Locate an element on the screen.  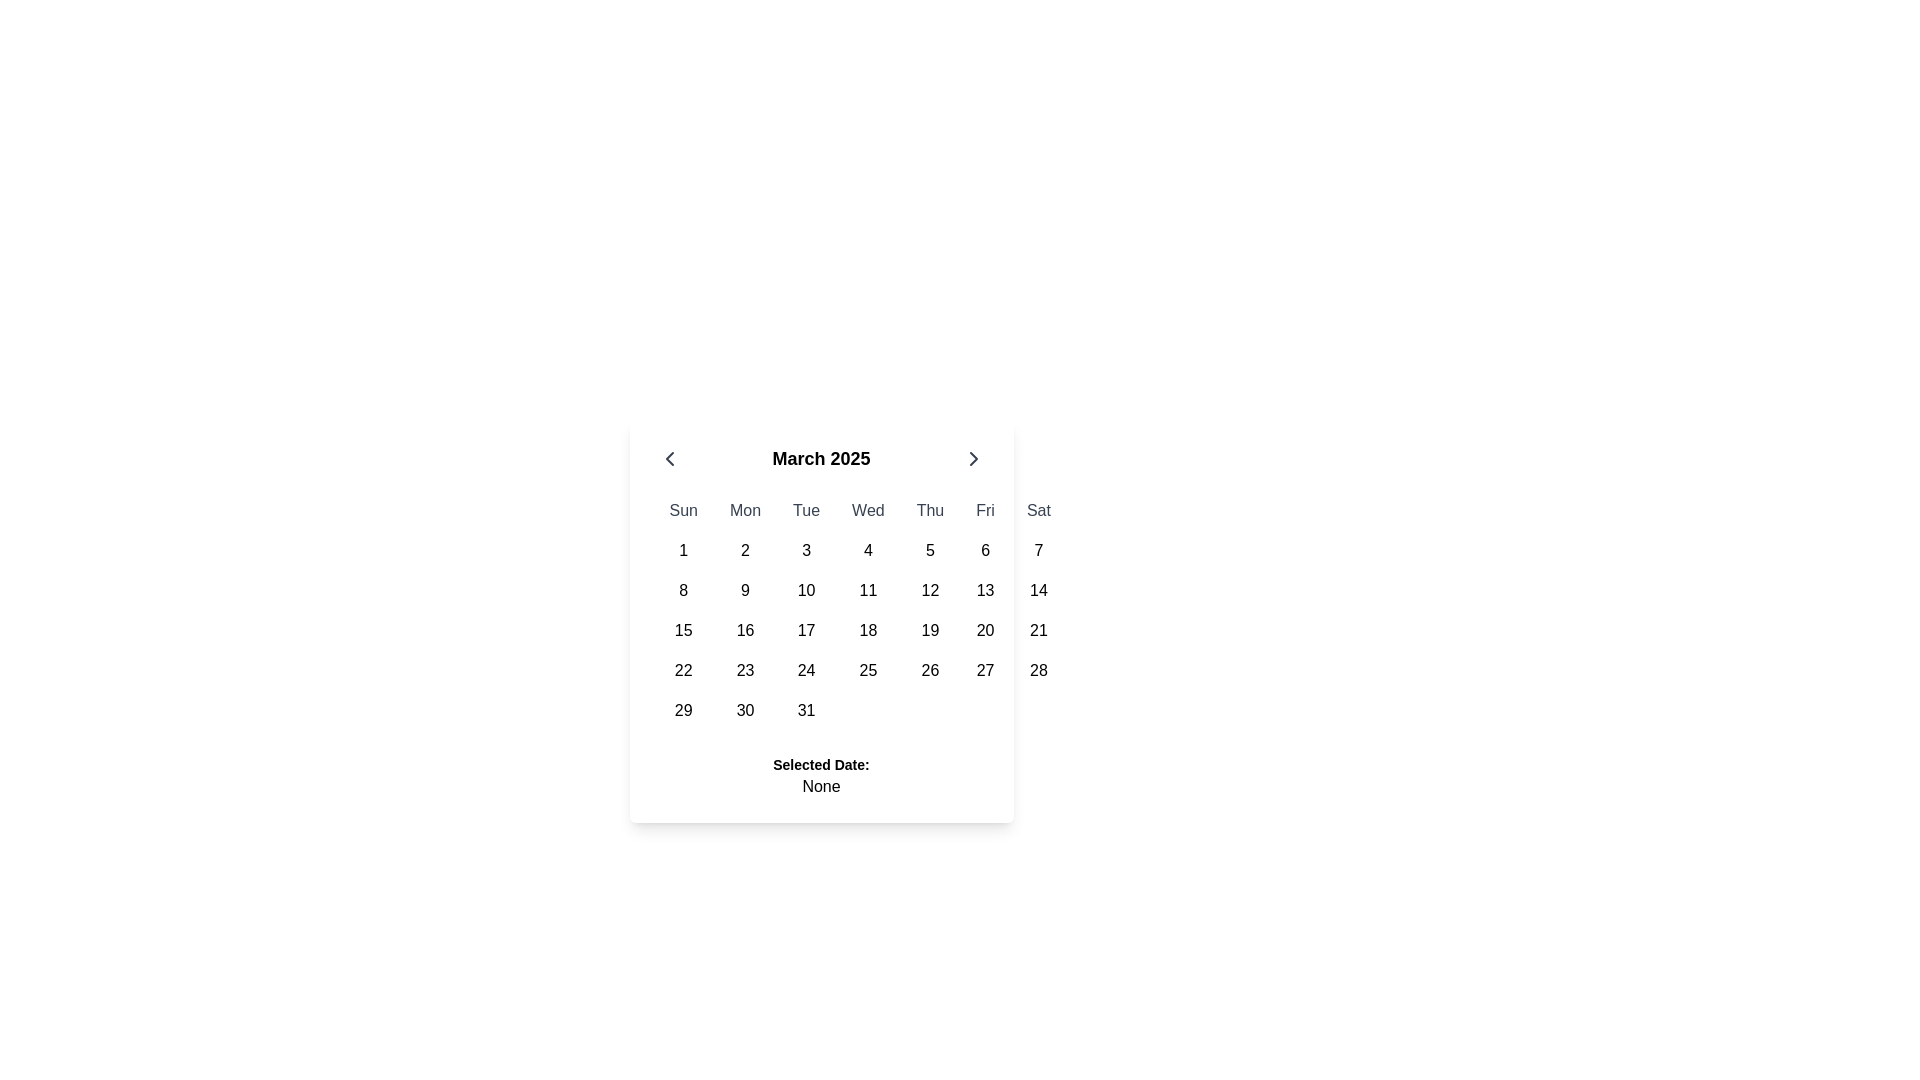
the button representing the digit '6', which is the sixth element in a sequence of digits from '1' to '7', located between '5' and '7' is located at coordinates (985, 551).